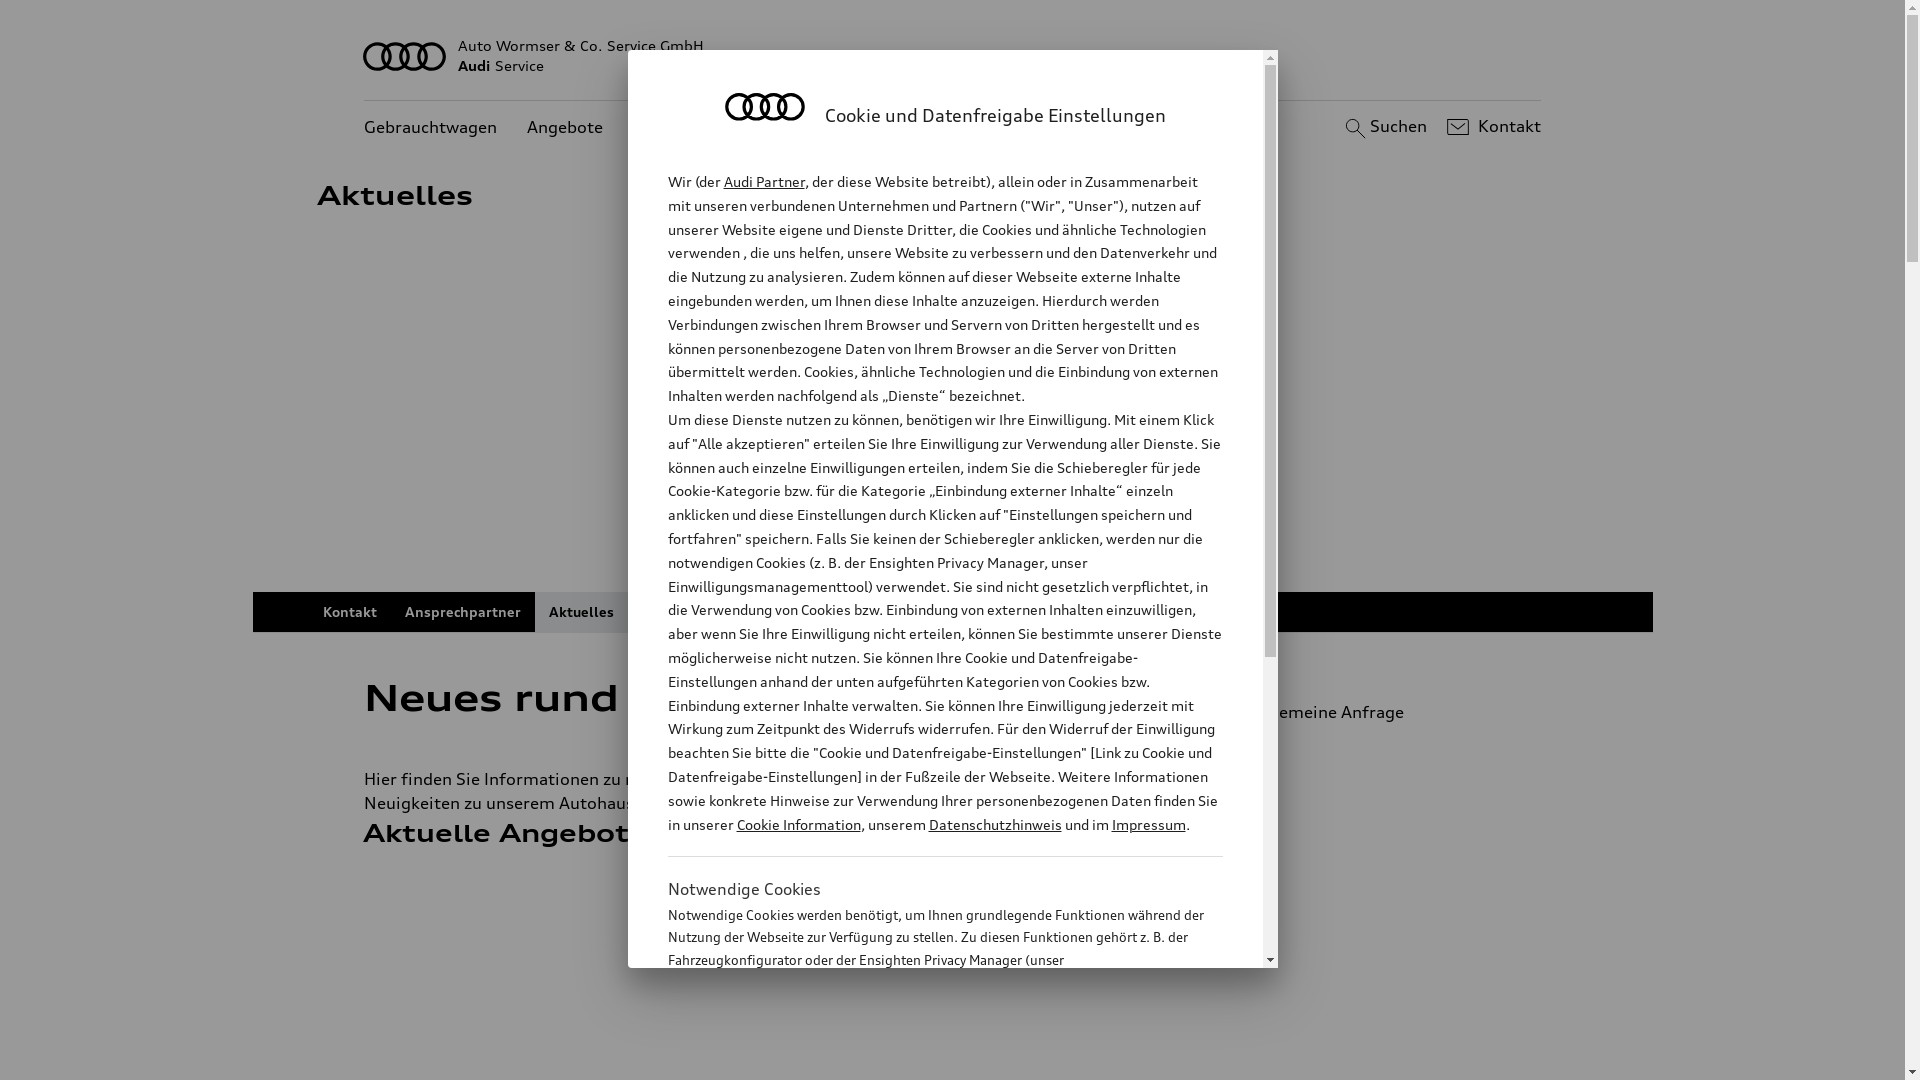  Describe the element at coordinates (1376, 711) in the screenshot. I see `'Allgemeine Anfrage'` at that location.